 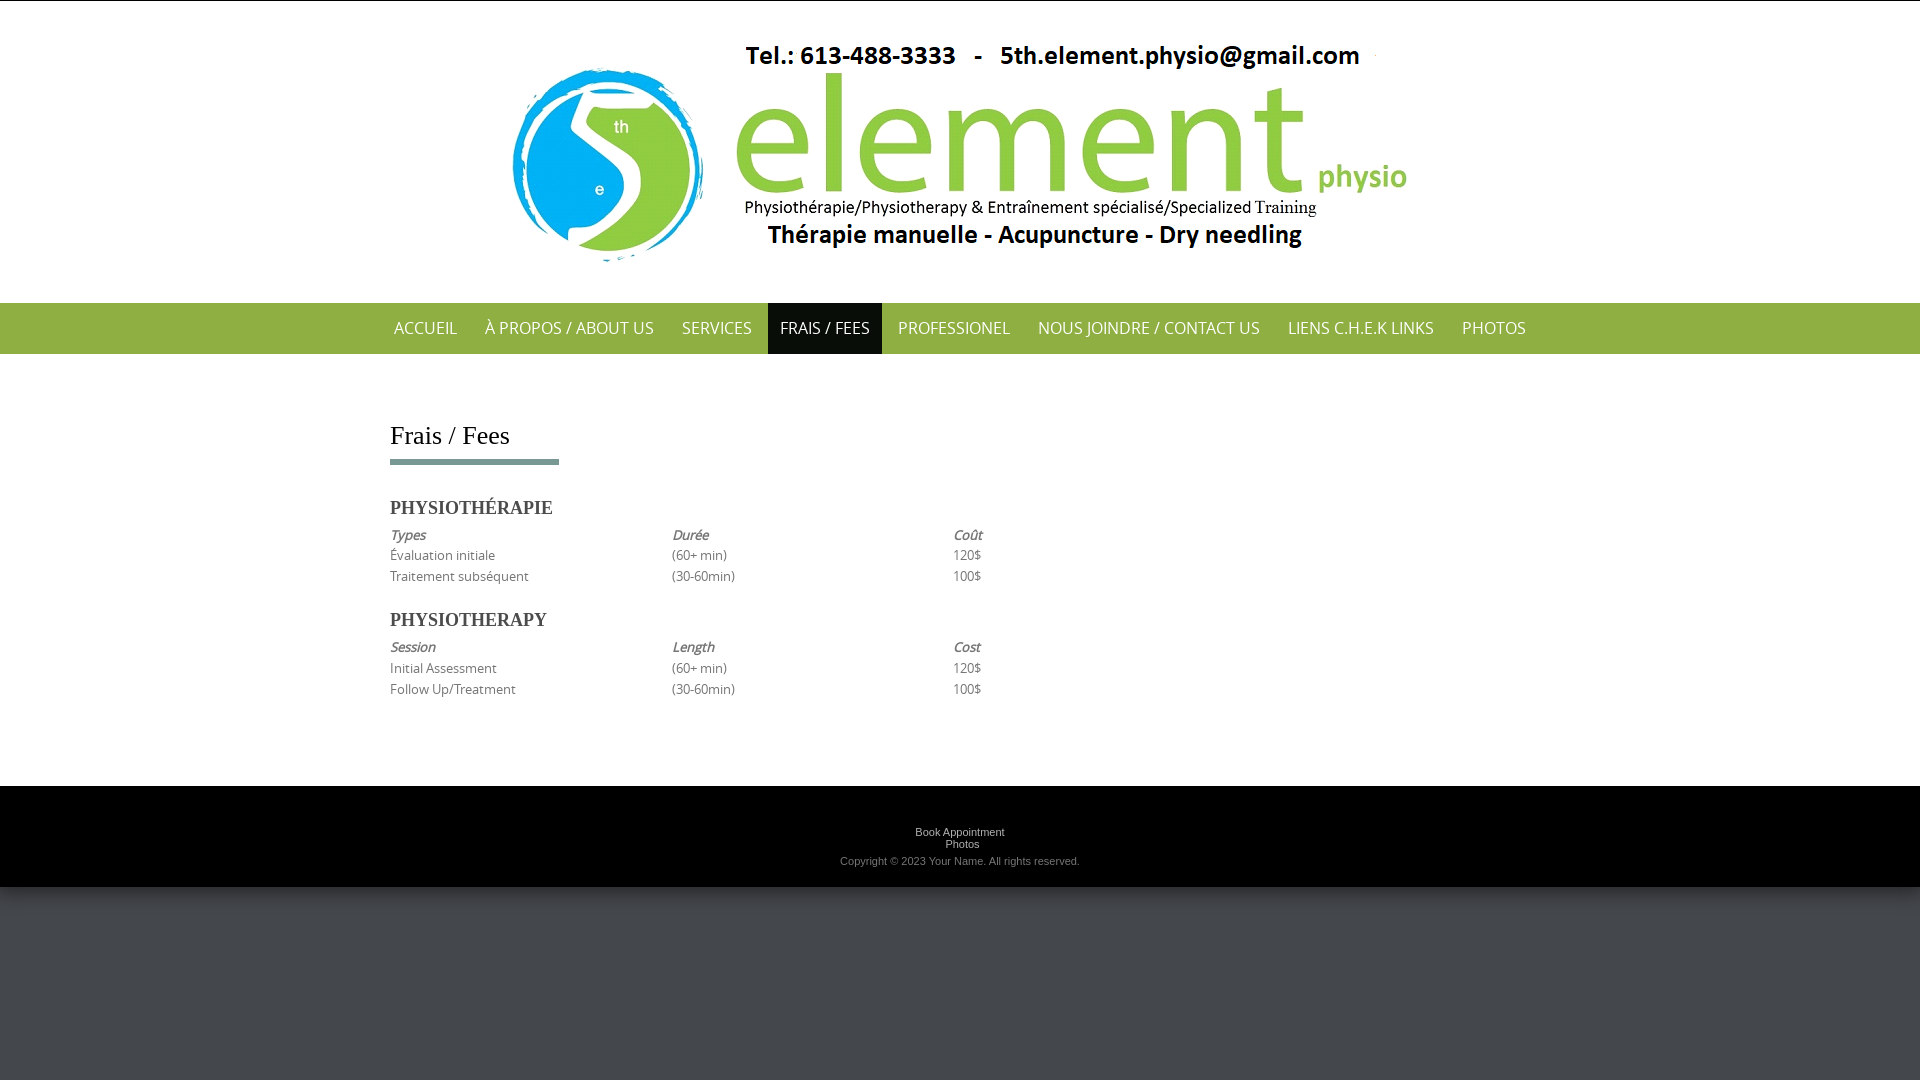 What do you see at coordinates (0, 1) in the screenshot?
I see `'Skip to content'` at bounding box center [0, 1].